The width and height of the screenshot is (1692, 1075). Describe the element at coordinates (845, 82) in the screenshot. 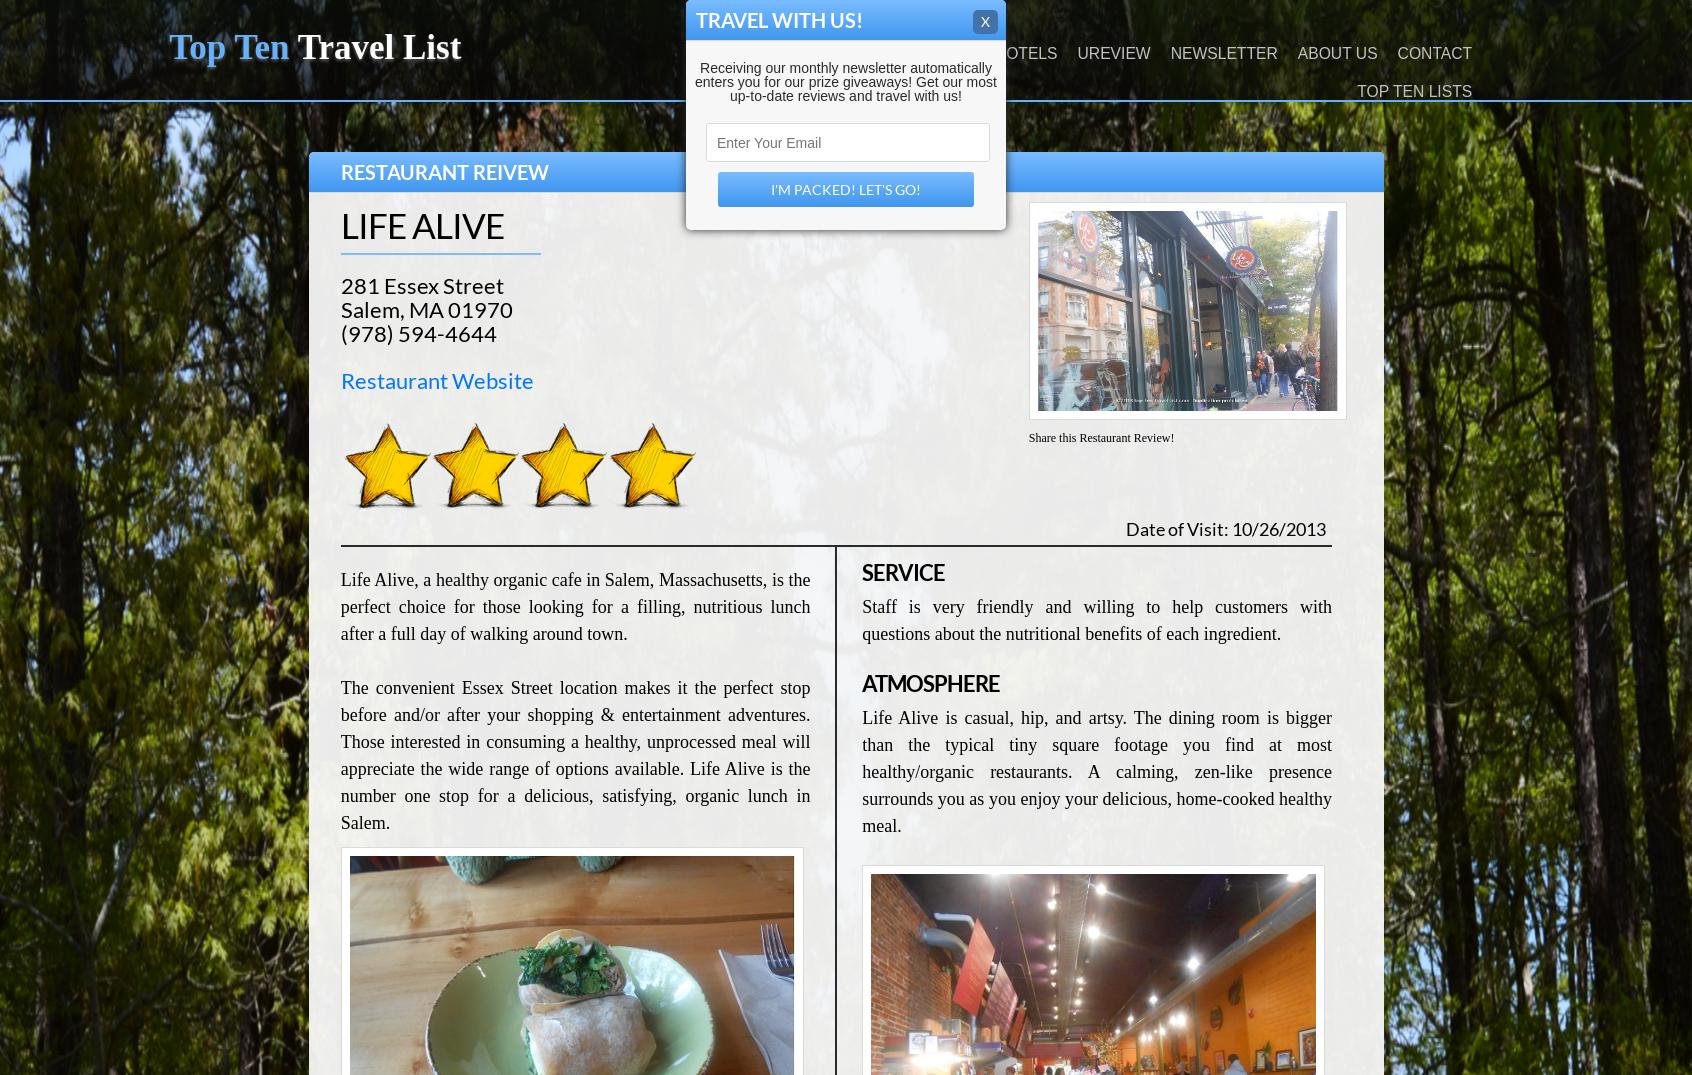

I see `'Receiving our monthly newsletter automatically enters you for our prize giveaways! Get our most up-to-date reviews and travel with us!'` at that location.